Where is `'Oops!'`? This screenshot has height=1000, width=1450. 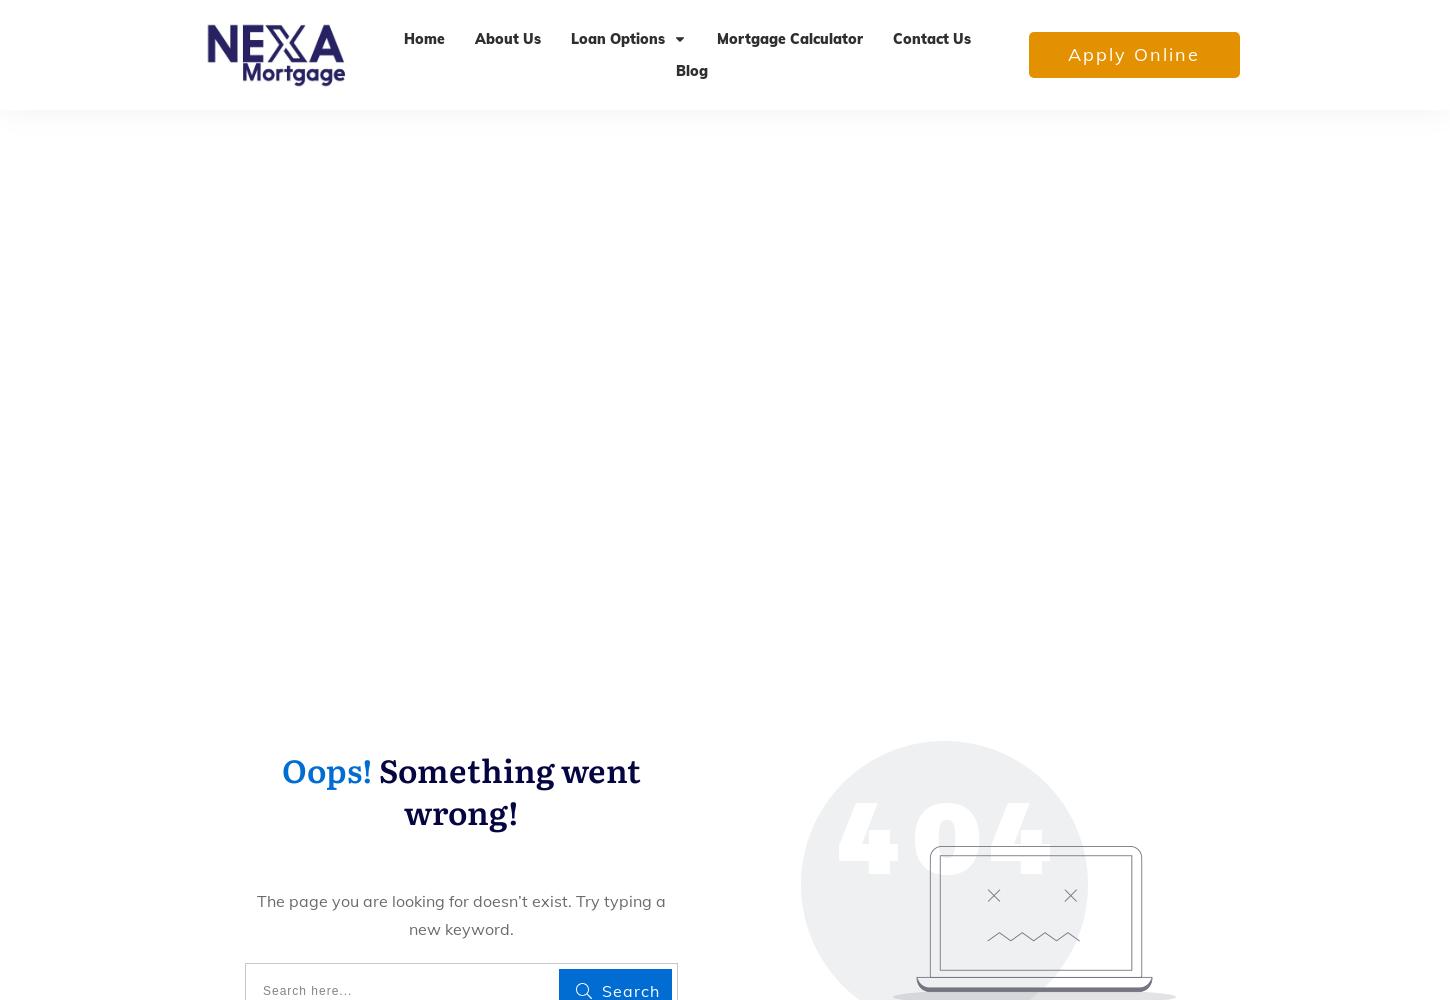
'Oops!' is located at coordinates (326, 769).